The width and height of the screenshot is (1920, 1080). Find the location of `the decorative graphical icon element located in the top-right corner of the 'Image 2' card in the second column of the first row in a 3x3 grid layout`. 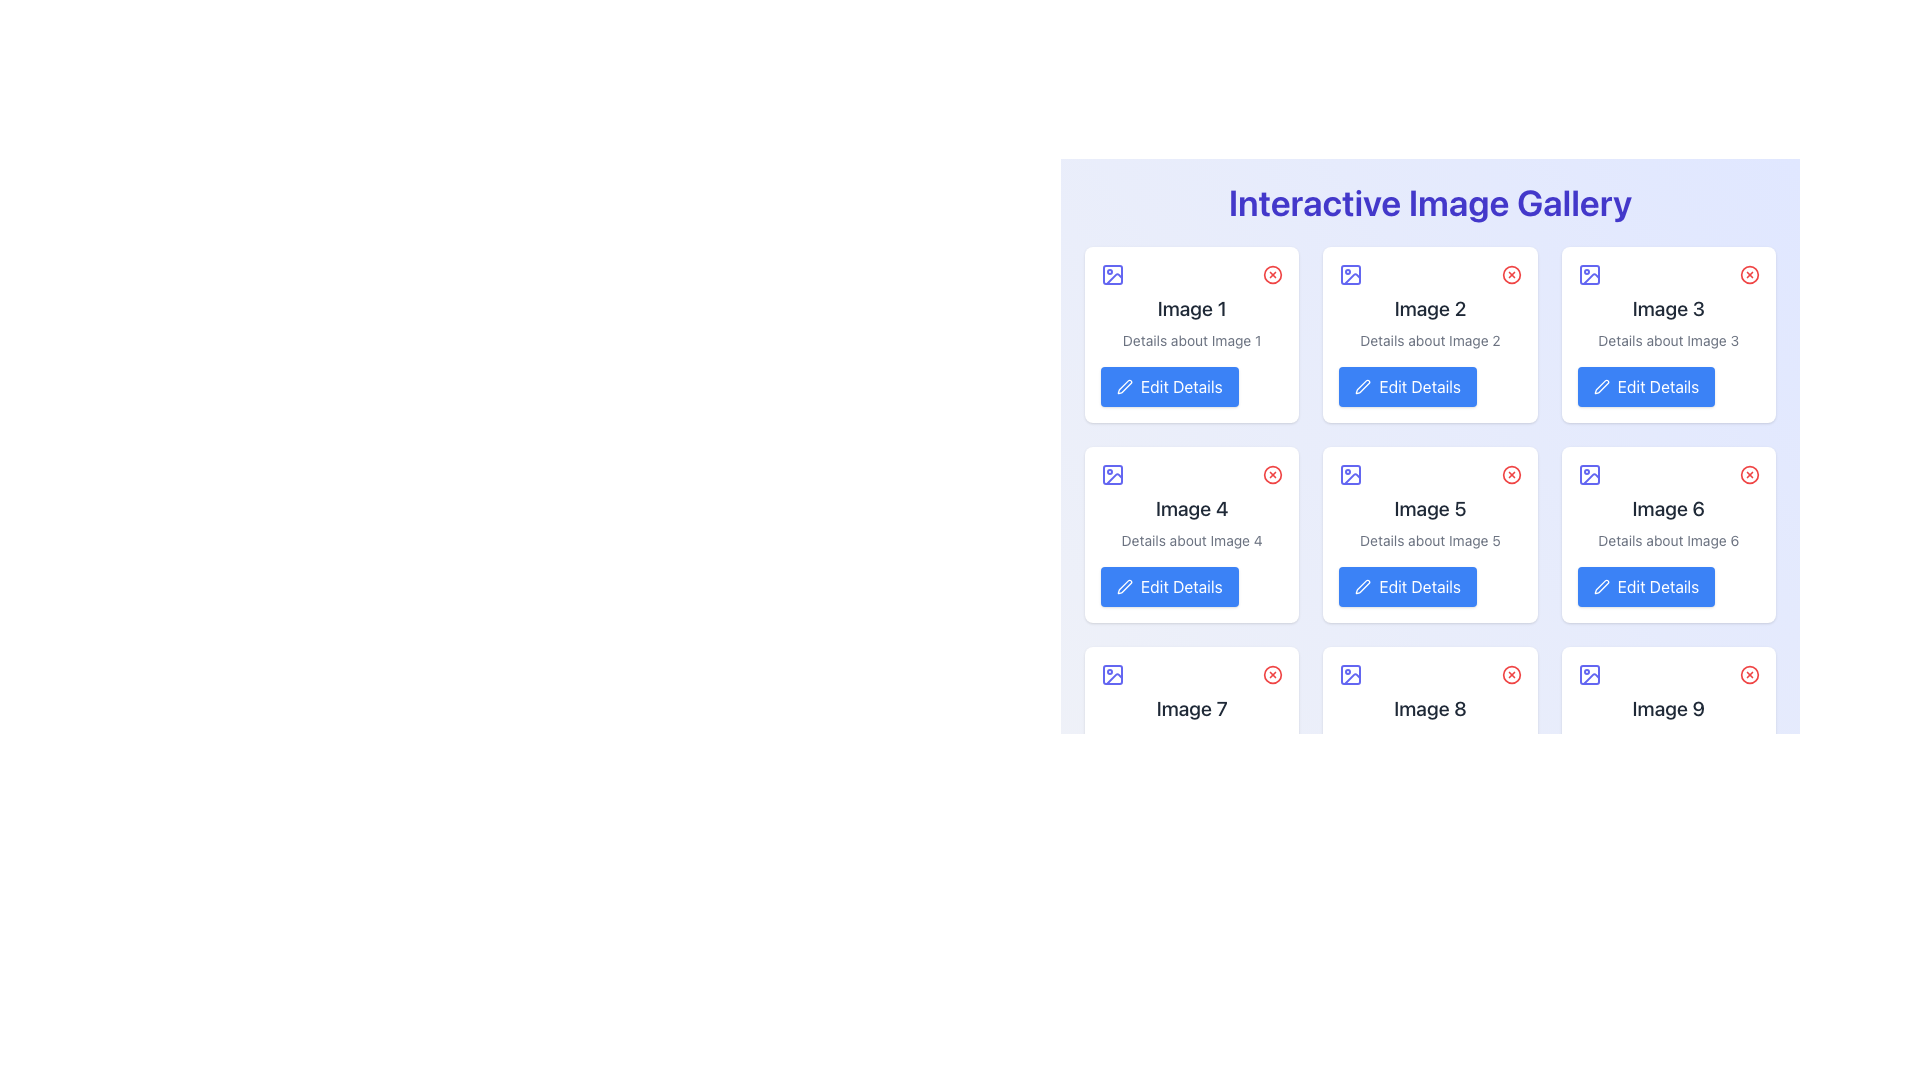

the decorative graphical icon element located in the top-right corner of the 'Image 2' card in the second column of the first row in a 3x3 grid layout is located at coordinates (1351, 274).